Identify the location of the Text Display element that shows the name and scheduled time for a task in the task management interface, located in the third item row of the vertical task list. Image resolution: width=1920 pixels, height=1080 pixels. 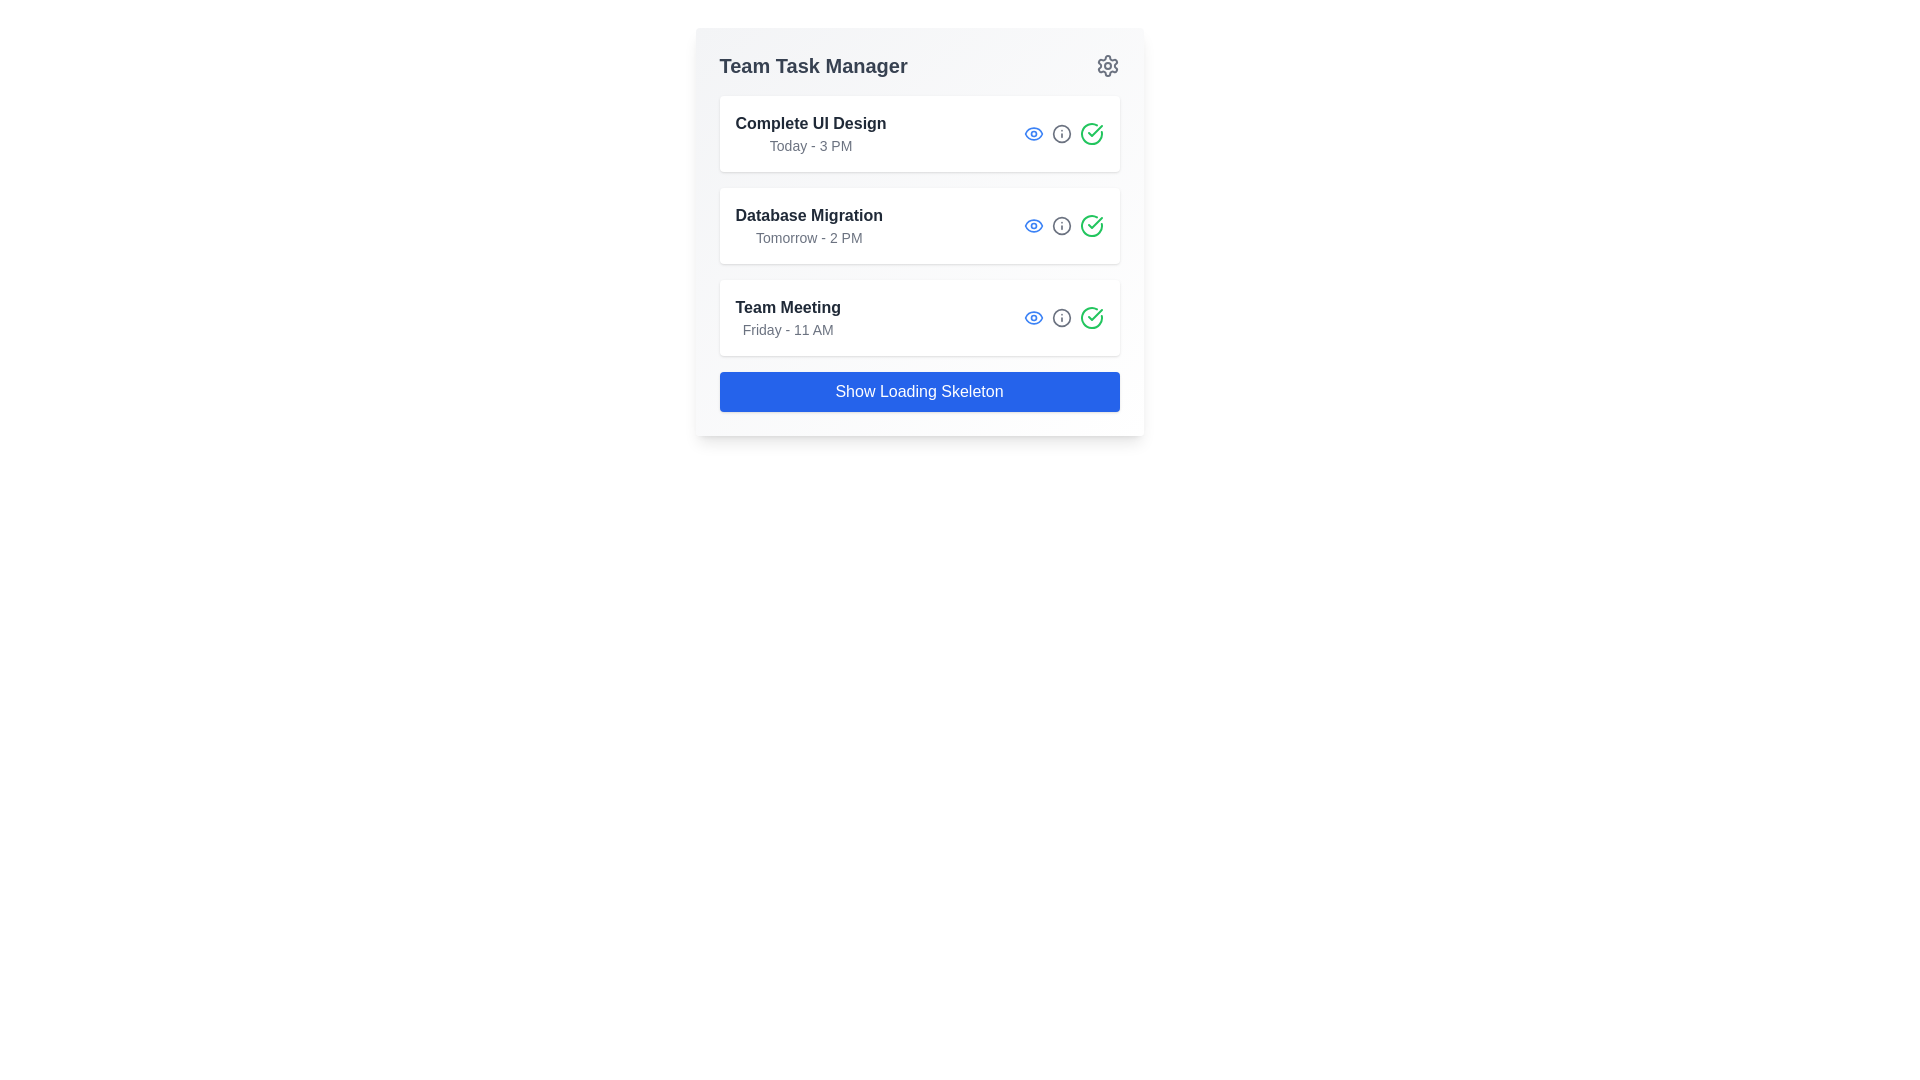
(787, 316).